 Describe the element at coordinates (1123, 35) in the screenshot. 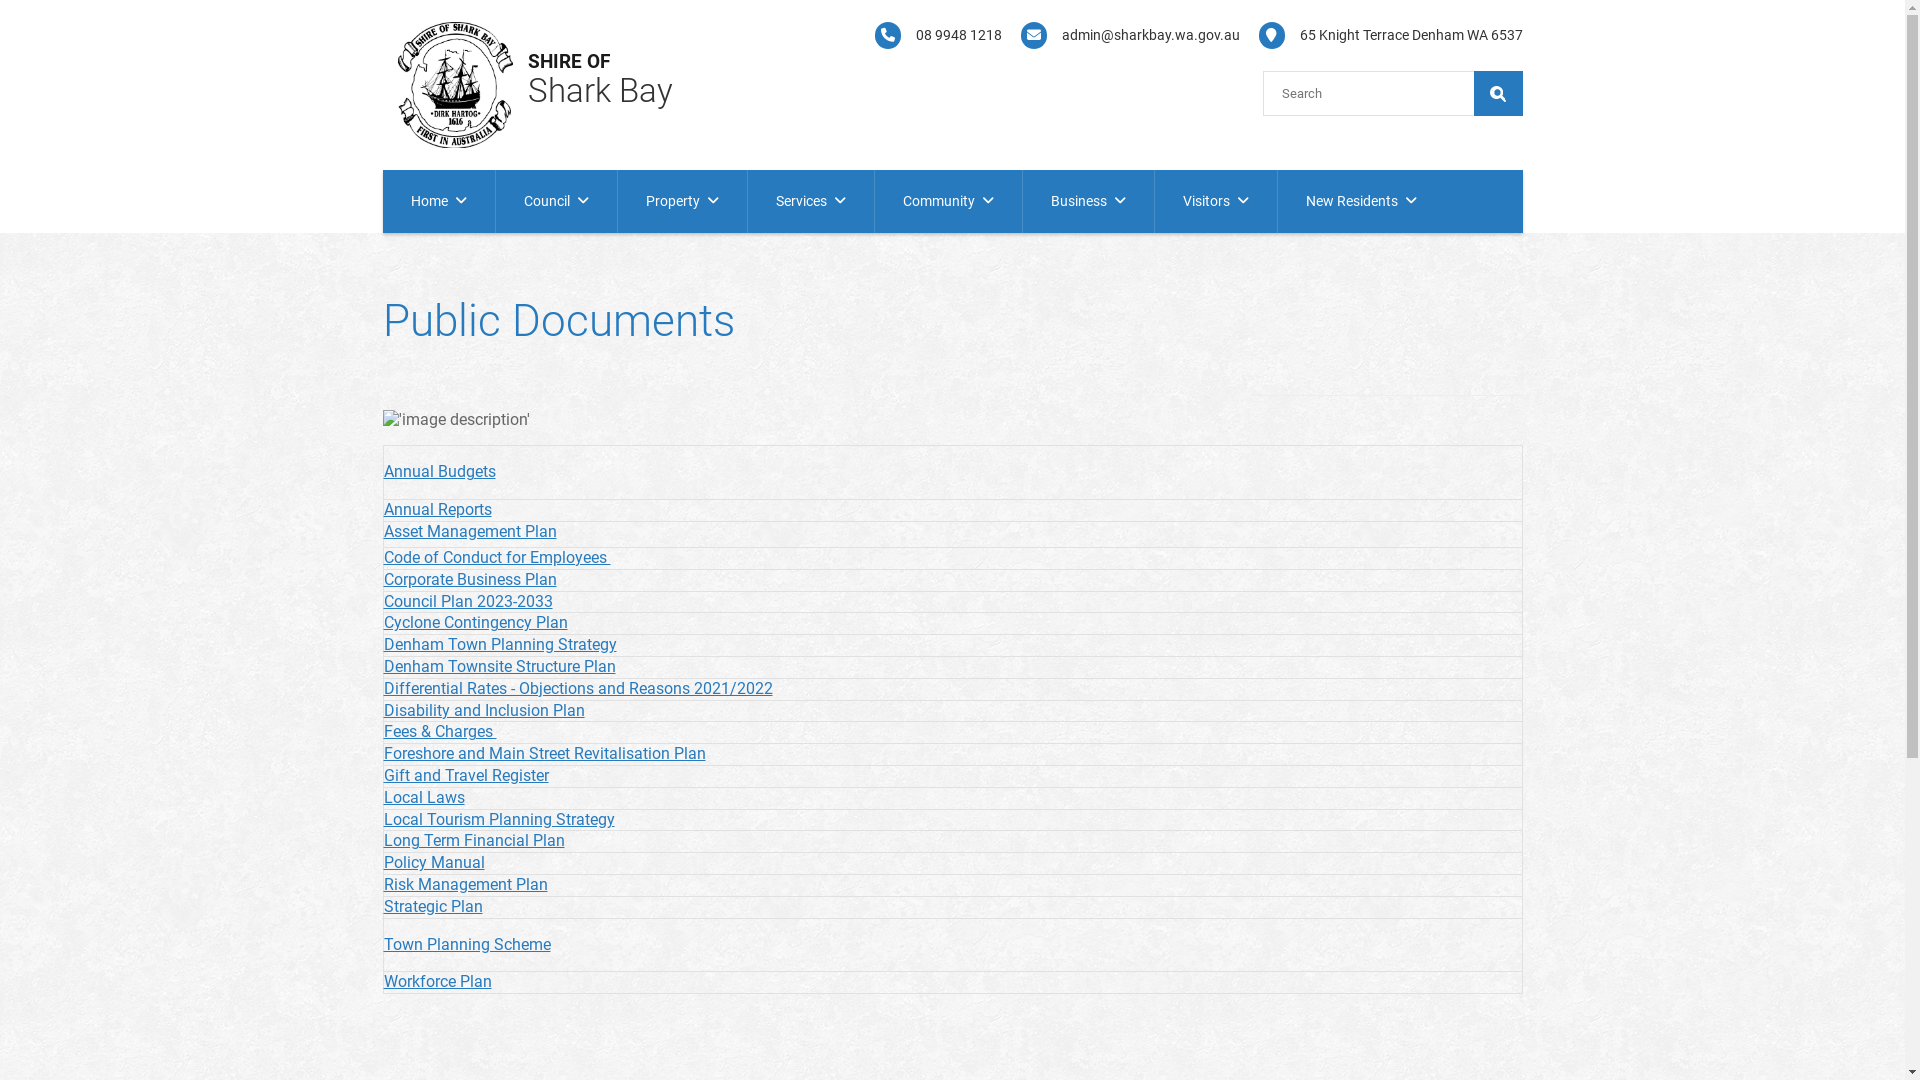

I see `'admin@sharkbay.wa.gov.au'` at that location.